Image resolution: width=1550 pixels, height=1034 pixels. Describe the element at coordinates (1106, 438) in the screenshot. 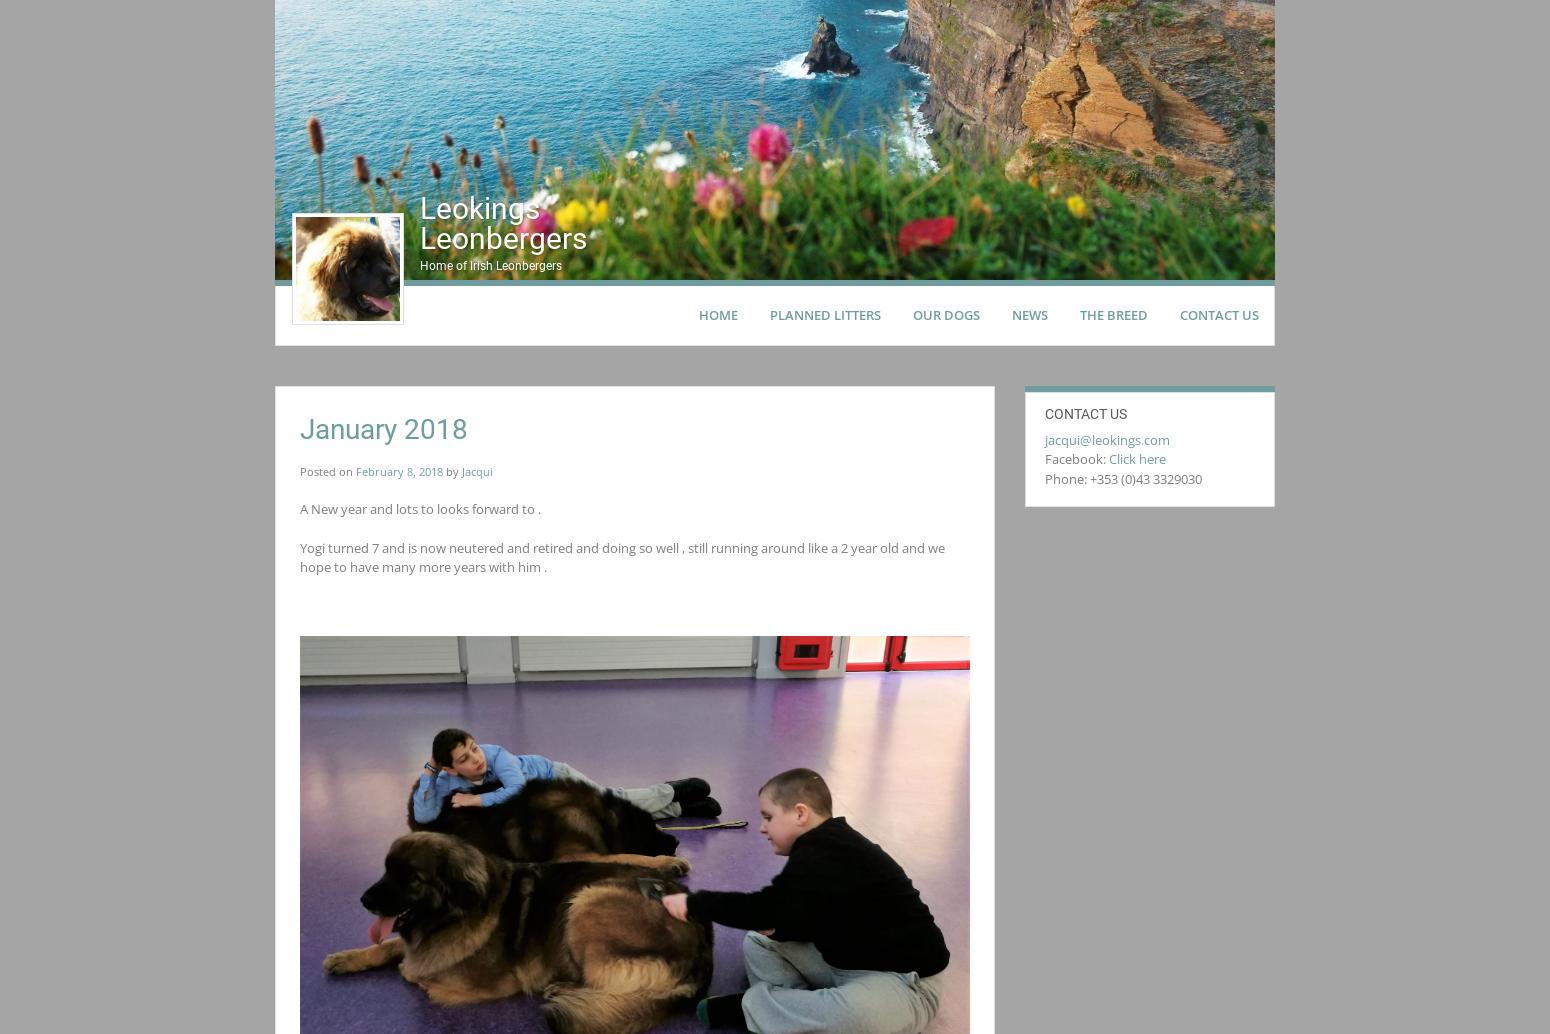

I see `'jacqui@leokings.com'` at that location.